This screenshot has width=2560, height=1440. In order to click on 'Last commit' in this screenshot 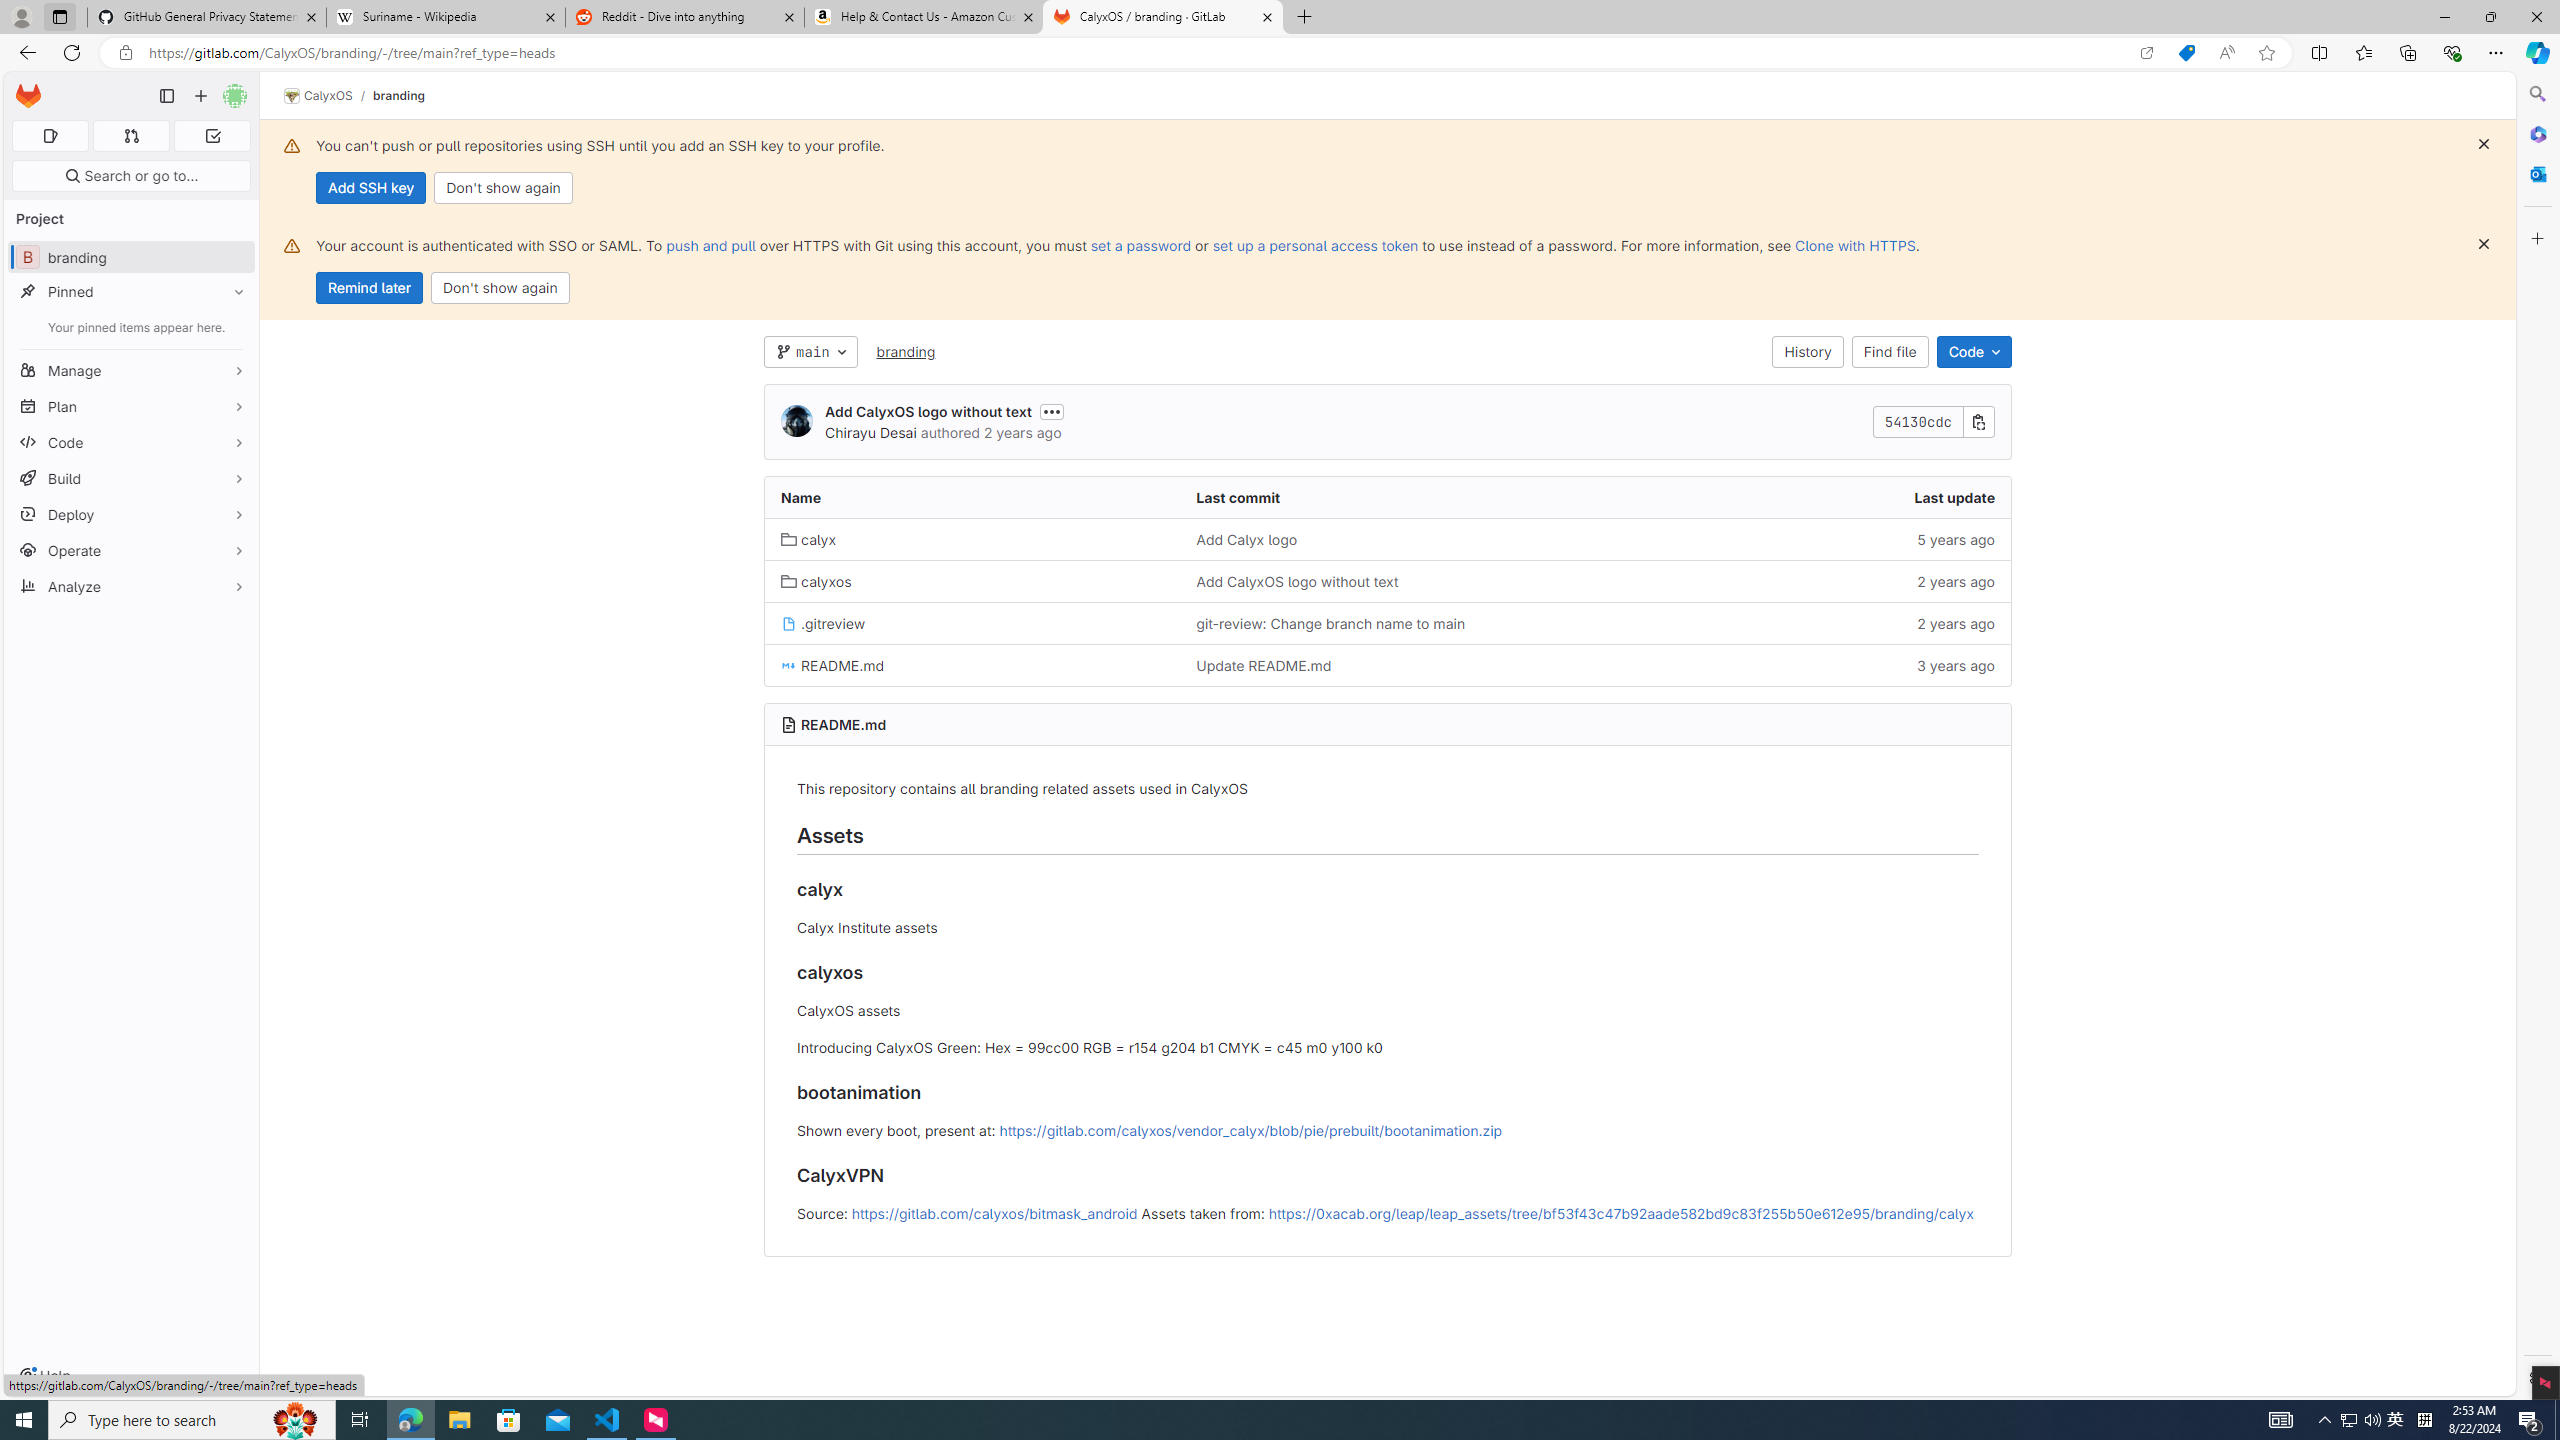, I will do `click(1386, 497)`.